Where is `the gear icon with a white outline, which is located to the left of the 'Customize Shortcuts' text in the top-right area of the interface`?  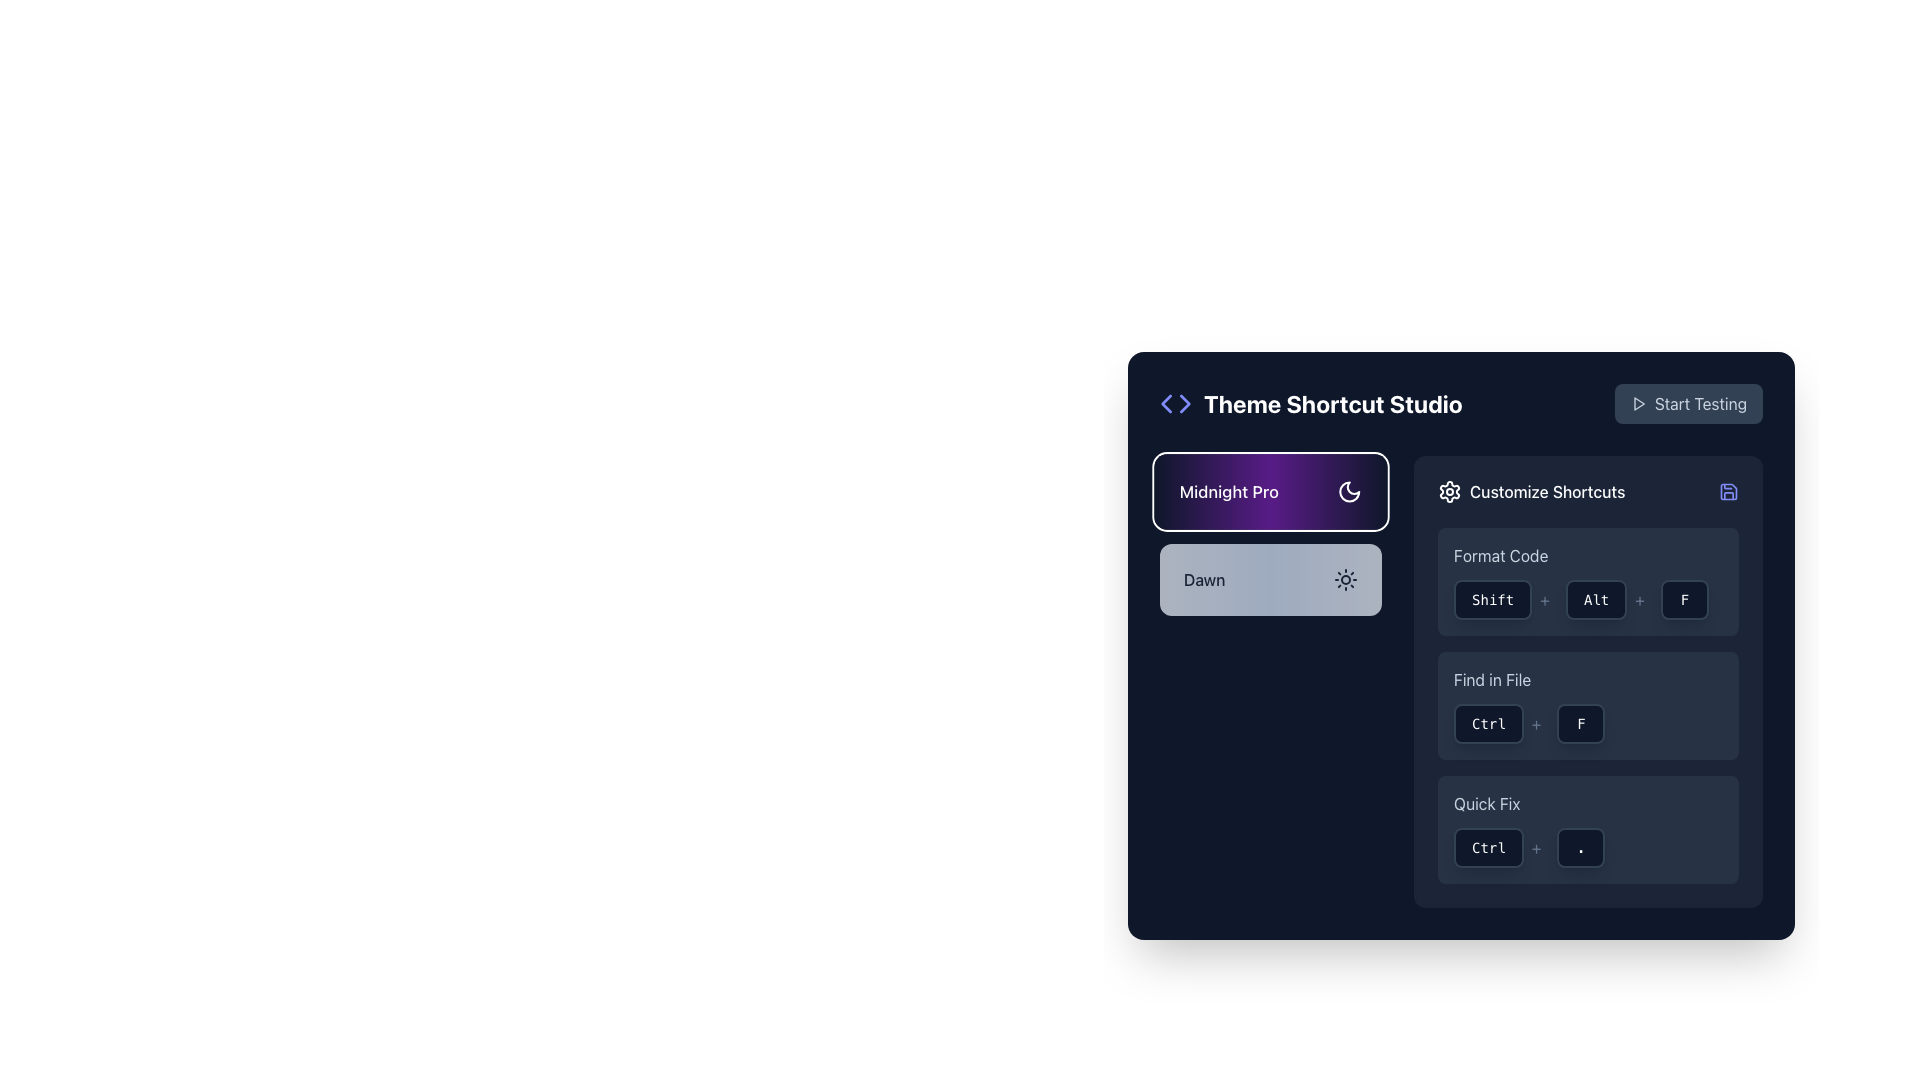
the gear icon with a white outline, which is located to the left of the 'Customize Shortcuts' text in the top-right area of the interface is located at coordinates (1449, 492).